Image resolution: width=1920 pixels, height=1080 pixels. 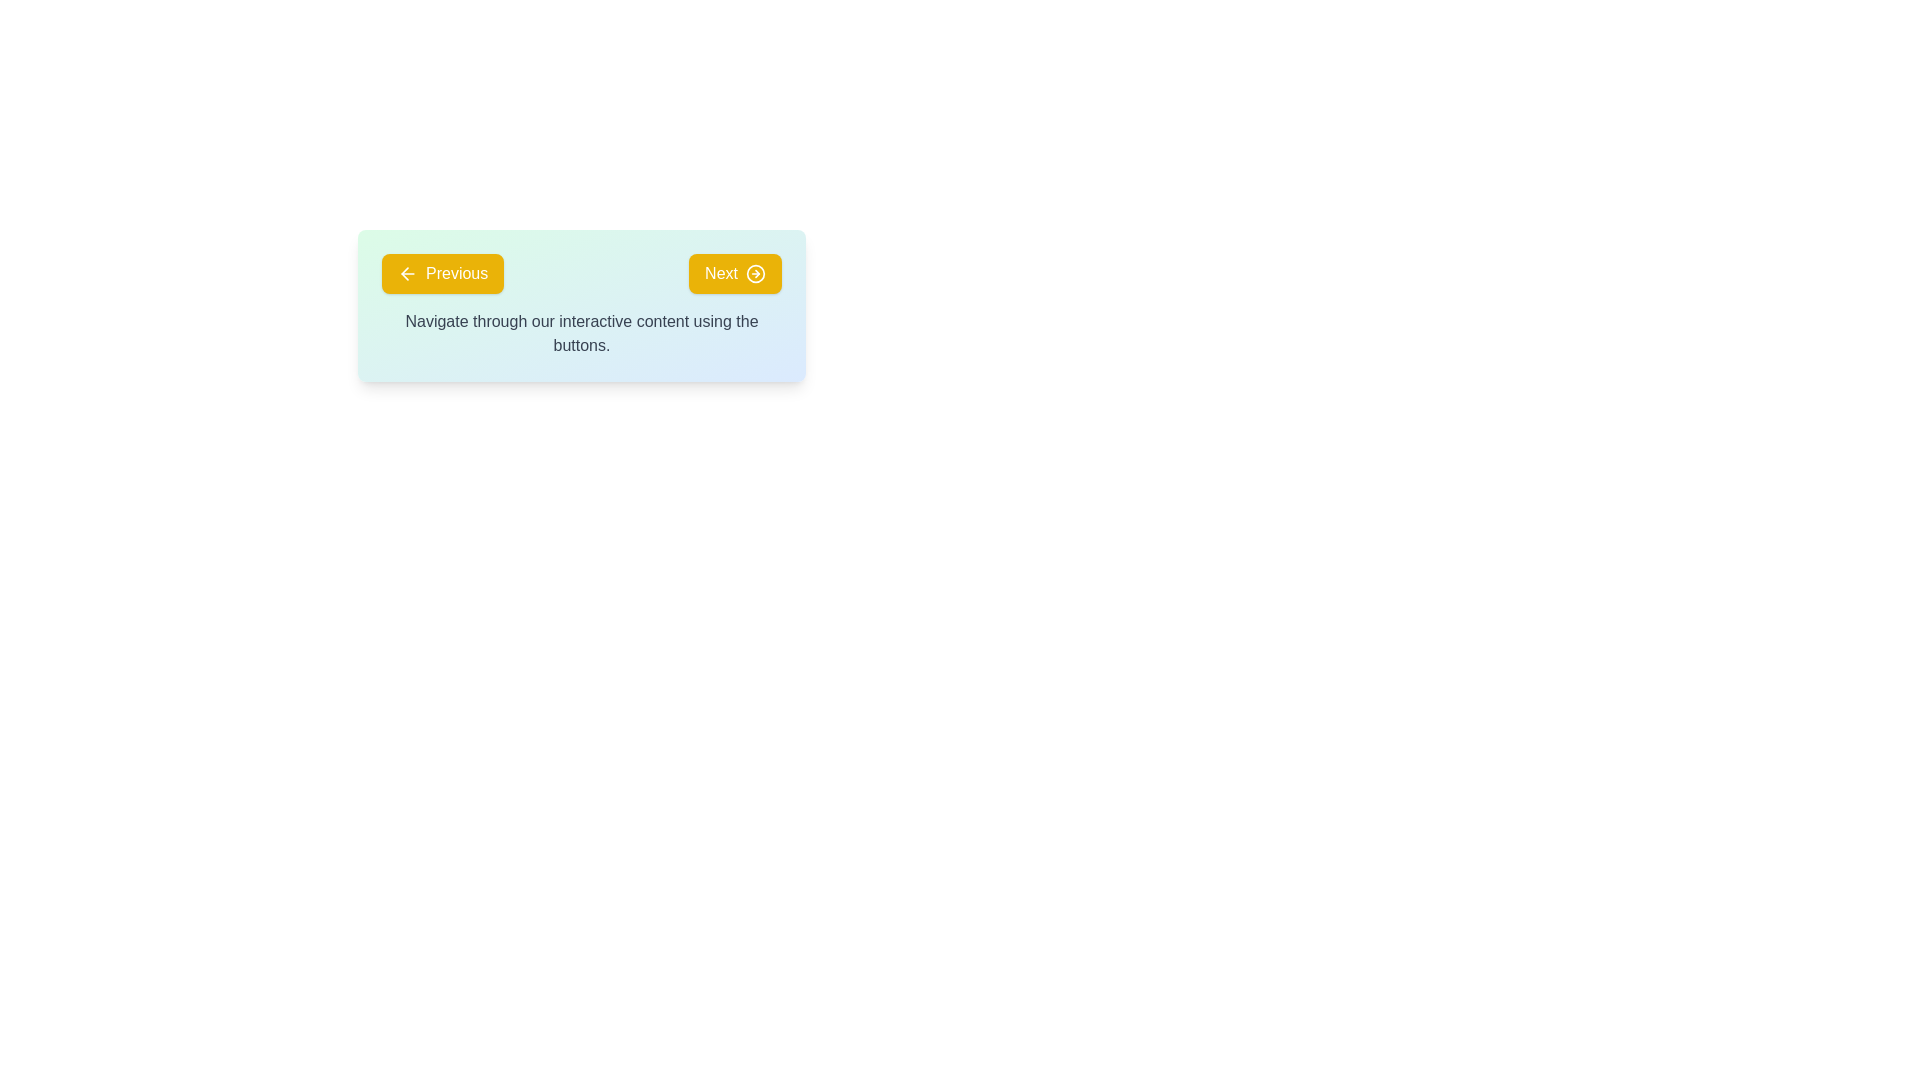 What do you see at coordinates (754, 273) in the screenshot?
I see `the circular button-like icon with a hollow circle and an arrow pointing right, which is` at bounding box center [754, 273].